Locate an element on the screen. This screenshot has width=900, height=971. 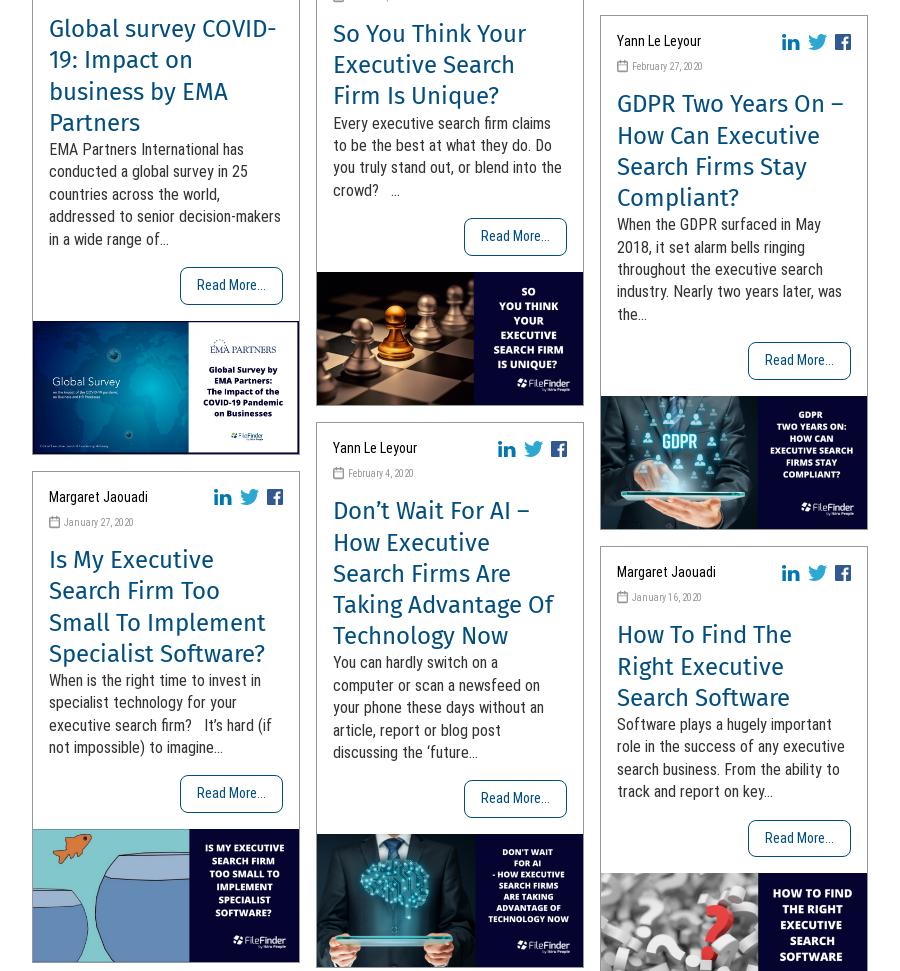
'Software plays a hugely important role in the success of any executive search business. From the ability to track and report on key...' is located at coordinates (729, 757).